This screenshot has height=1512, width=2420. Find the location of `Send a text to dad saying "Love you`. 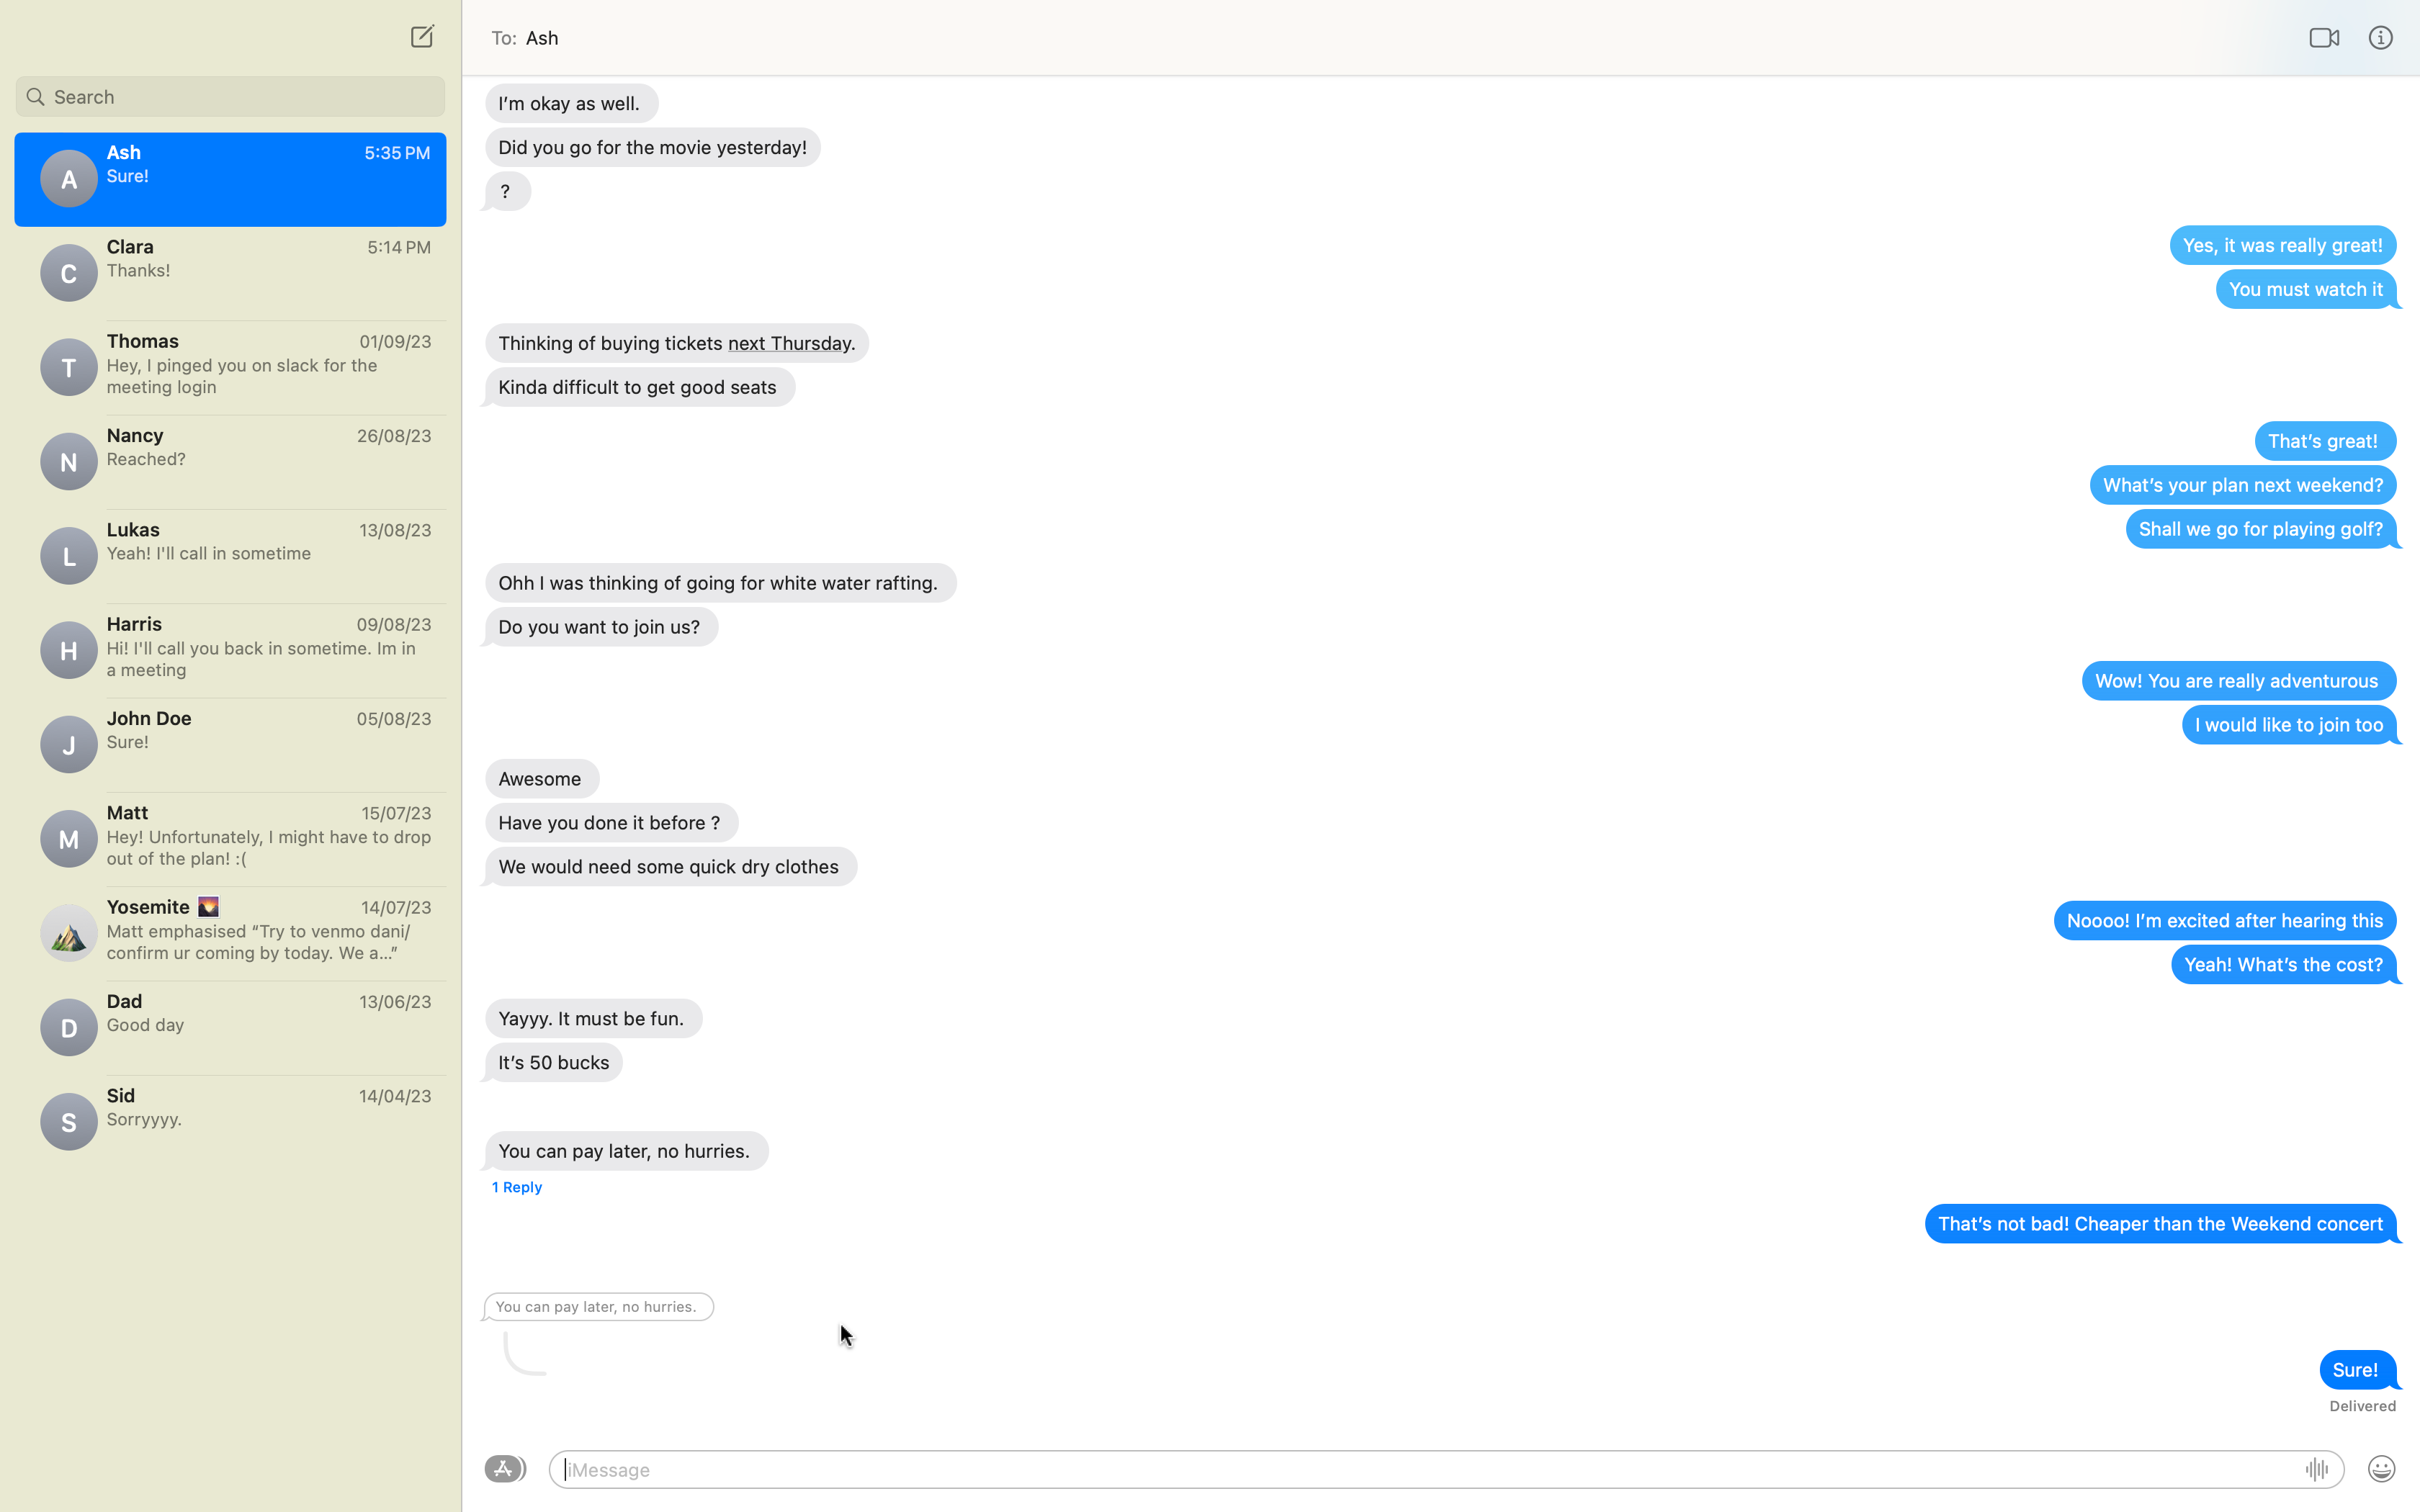

Send a text to dad saying "Love you is located at coordinates (229, 1020).